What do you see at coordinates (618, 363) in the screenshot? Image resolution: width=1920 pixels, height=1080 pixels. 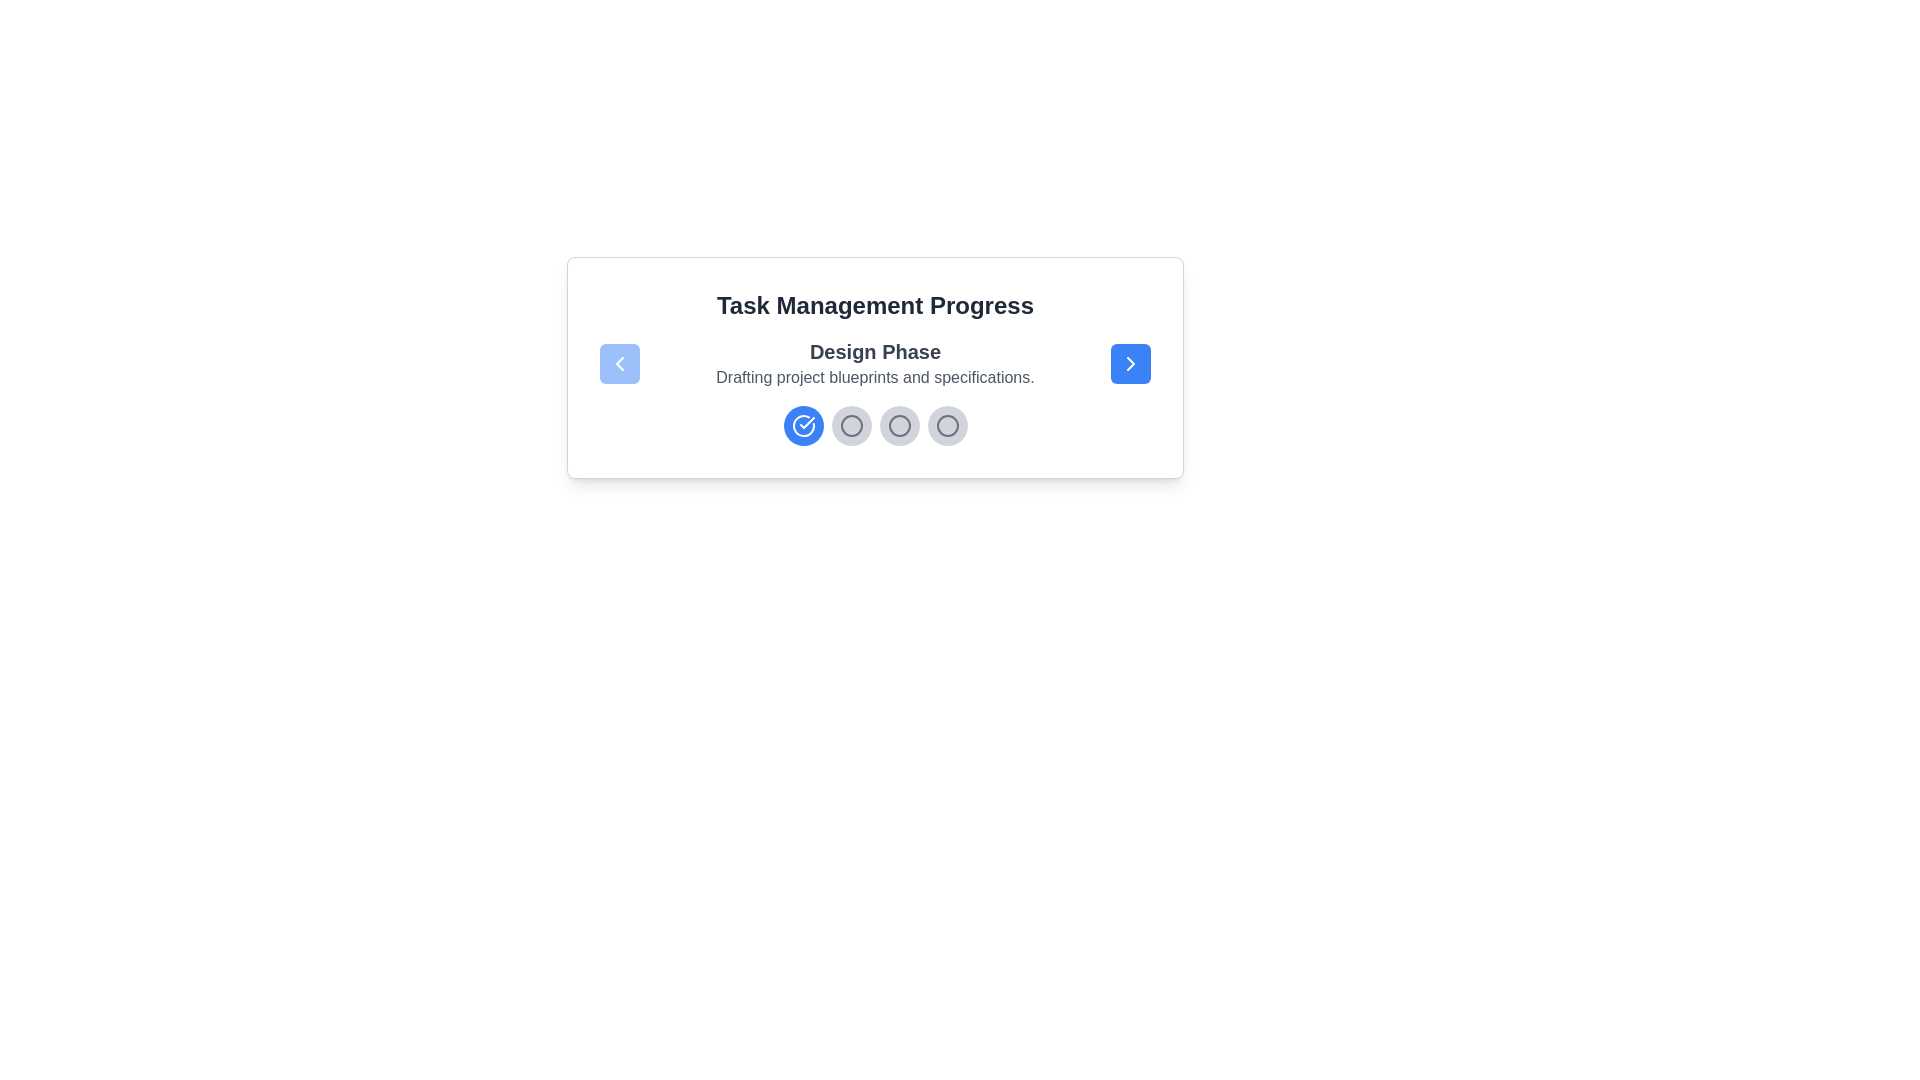 I see `the left navigation button to move to the previous step` at bounding box center [618, 363].